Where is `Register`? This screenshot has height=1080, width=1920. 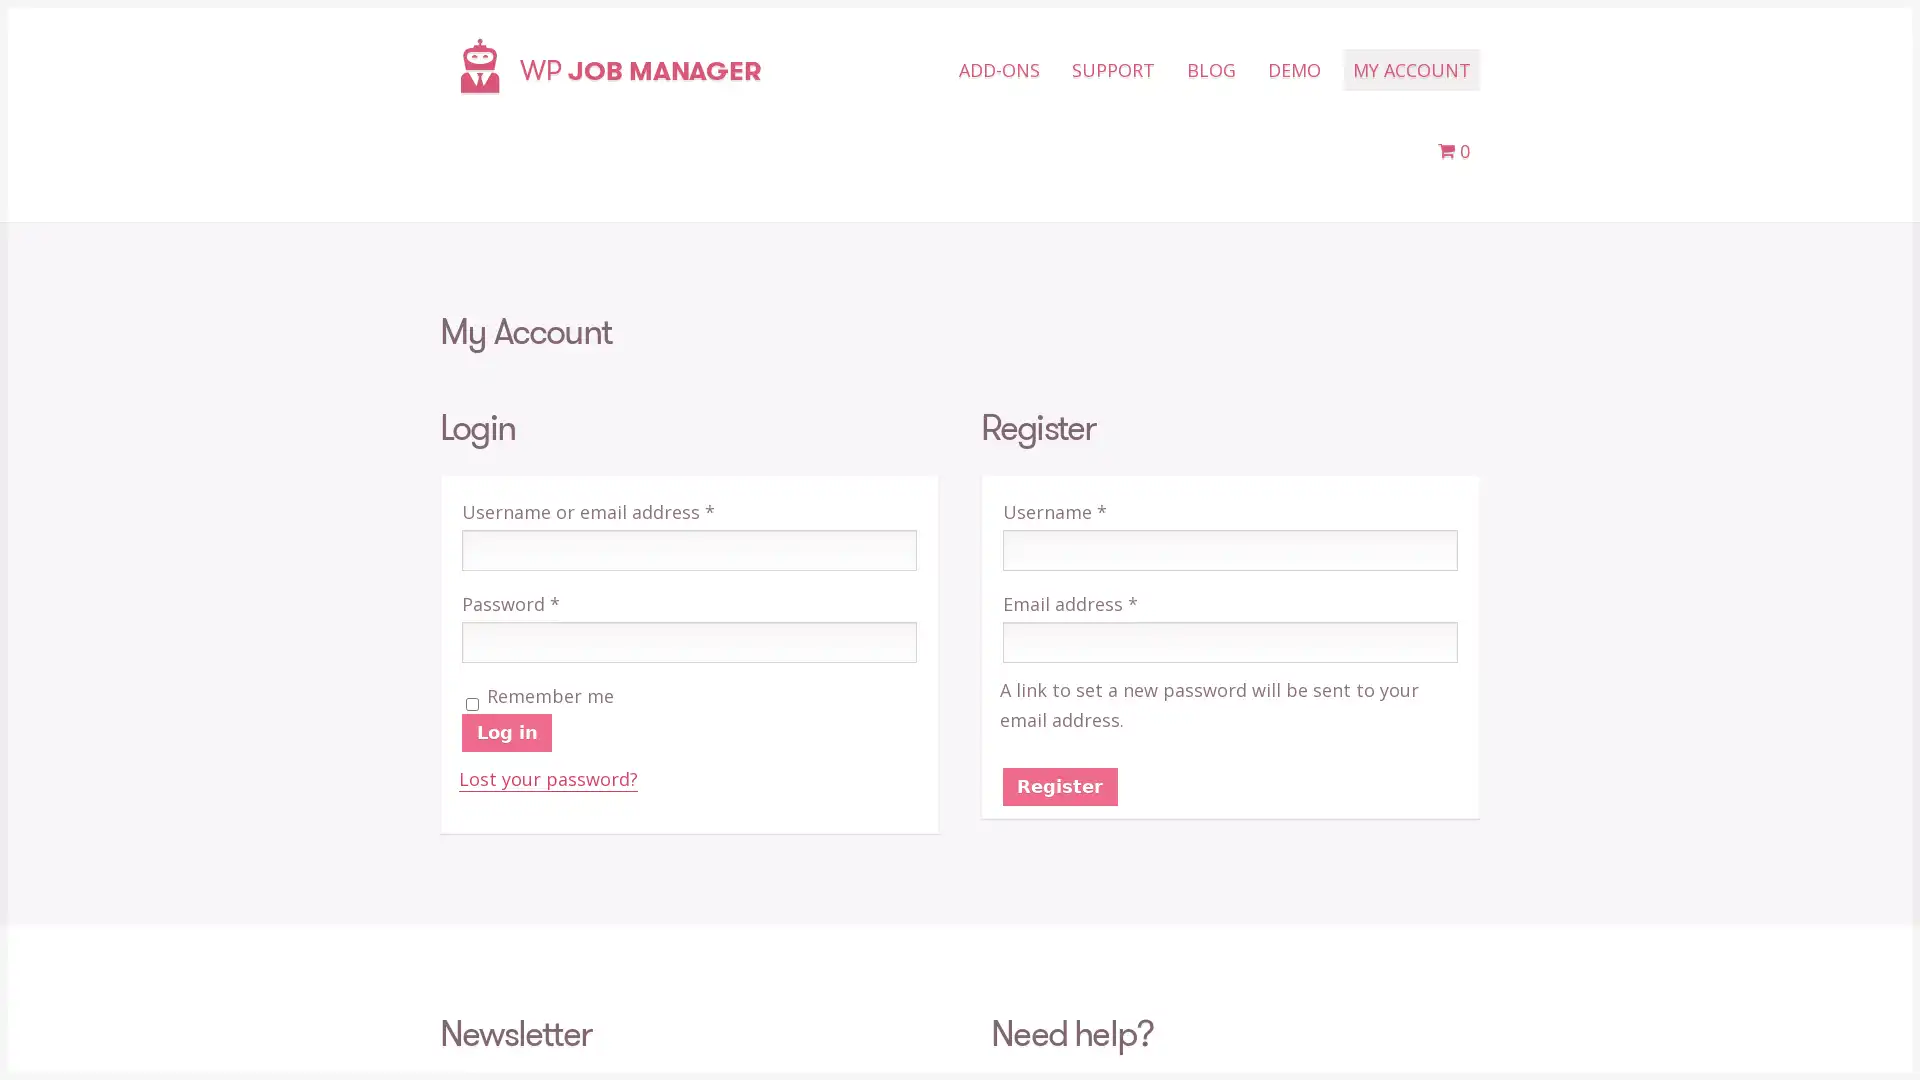 Register is located at coordinates (1058, 785).